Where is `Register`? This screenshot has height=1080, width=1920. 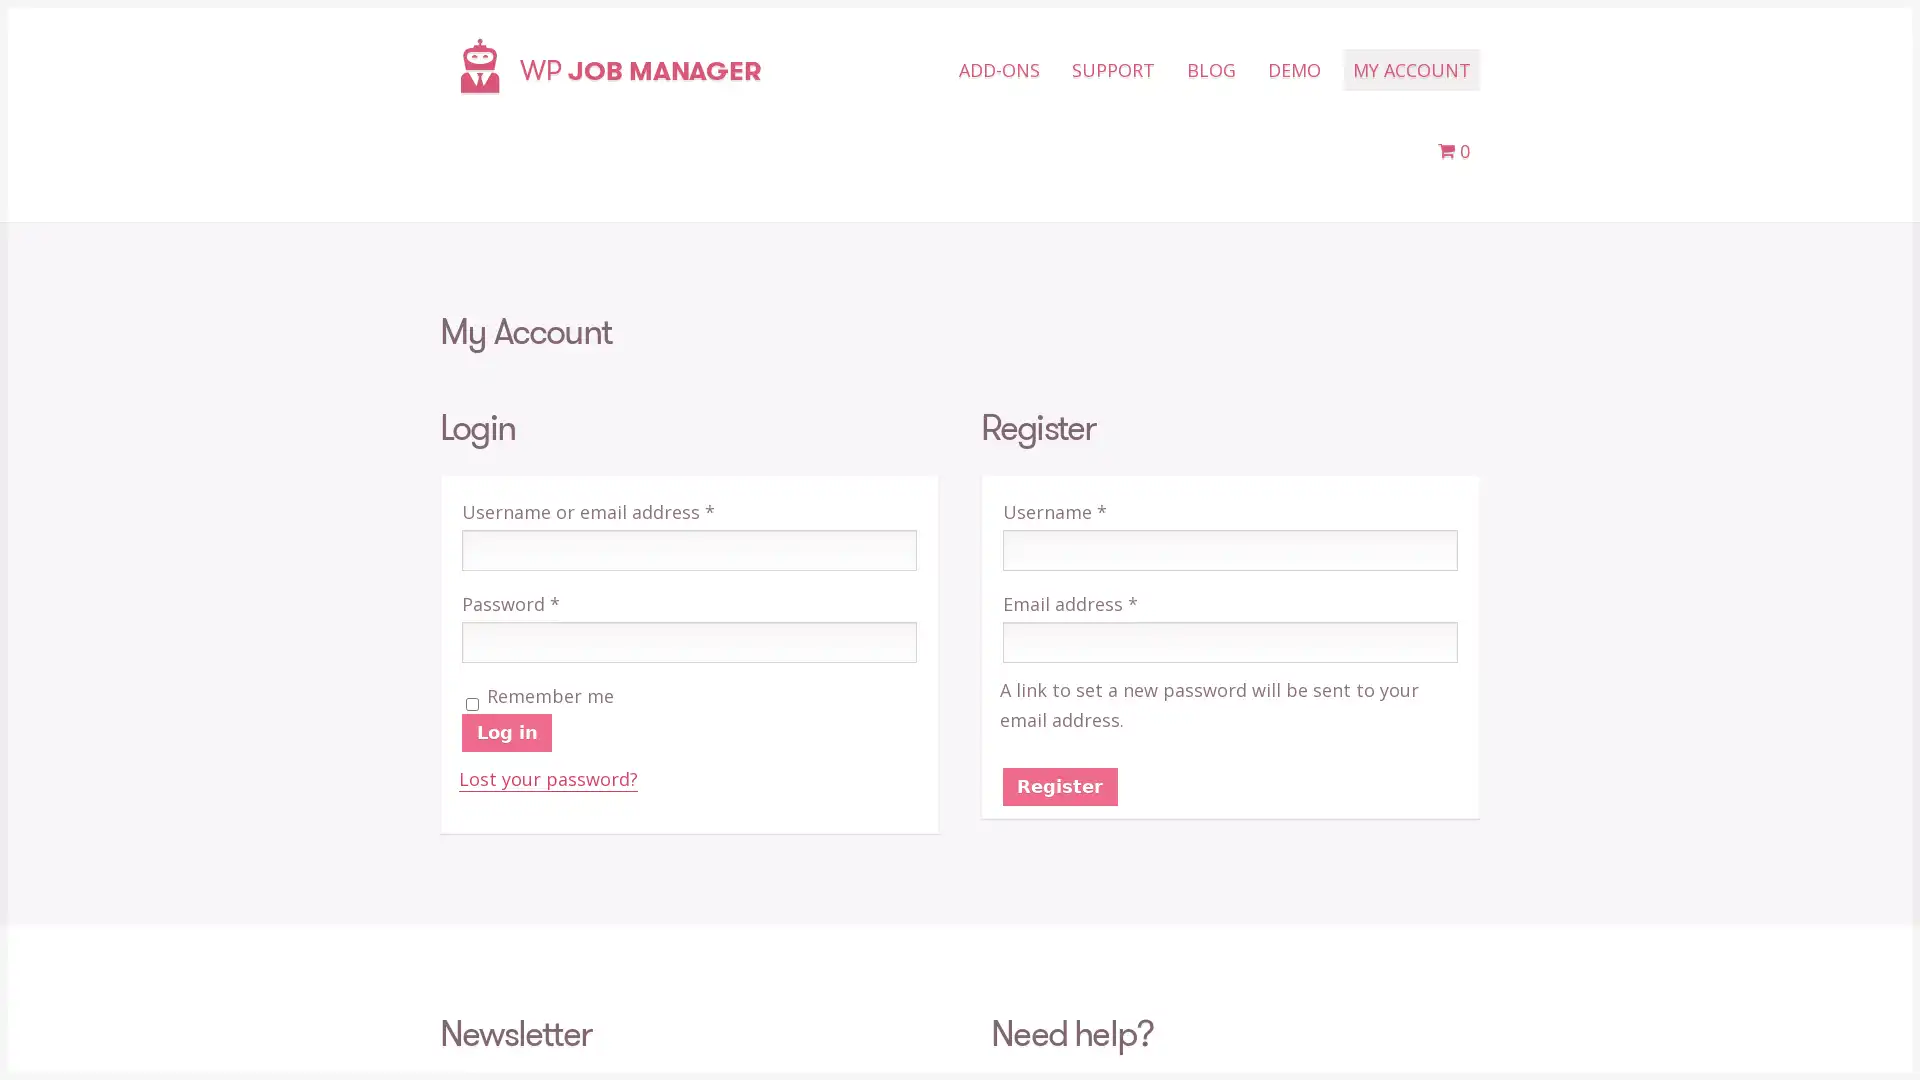 Register is located at coordinates (1058, 785).